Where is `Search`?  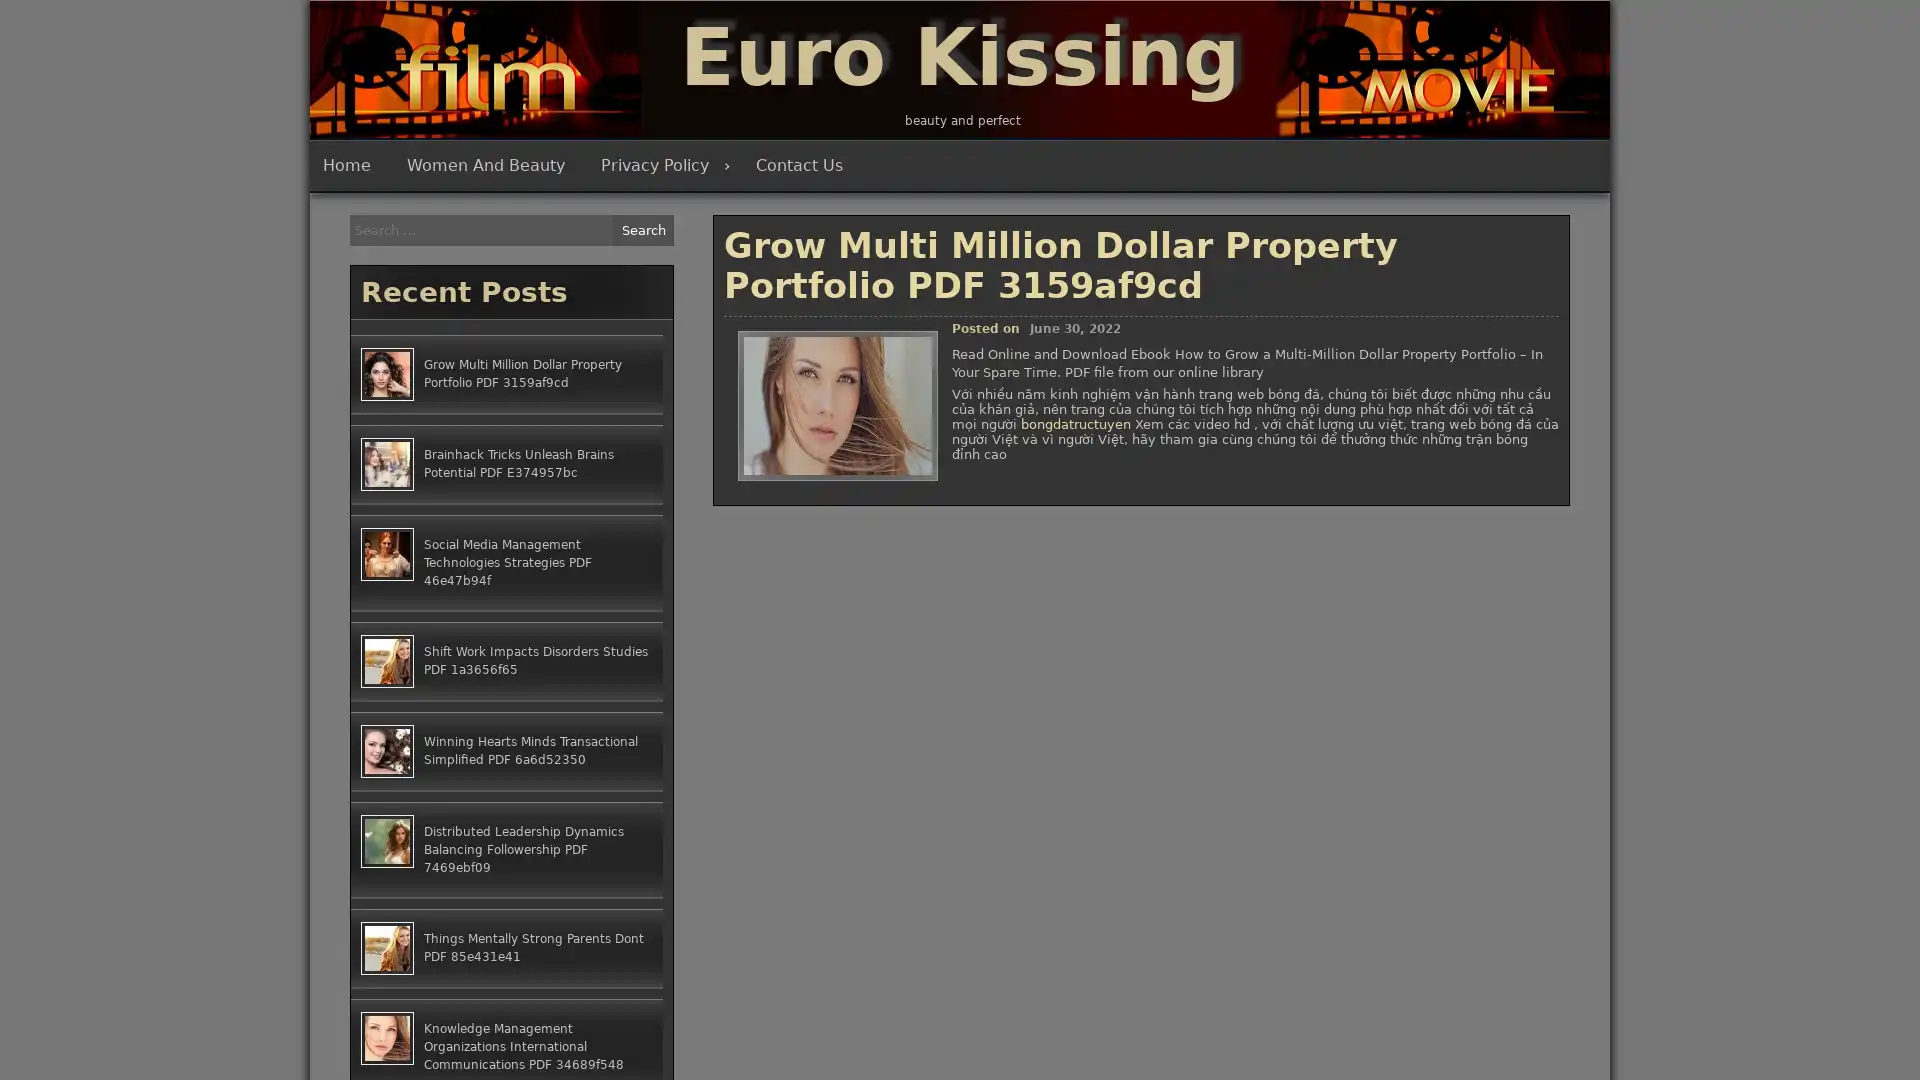 Search is located at coordinates (643, 229).